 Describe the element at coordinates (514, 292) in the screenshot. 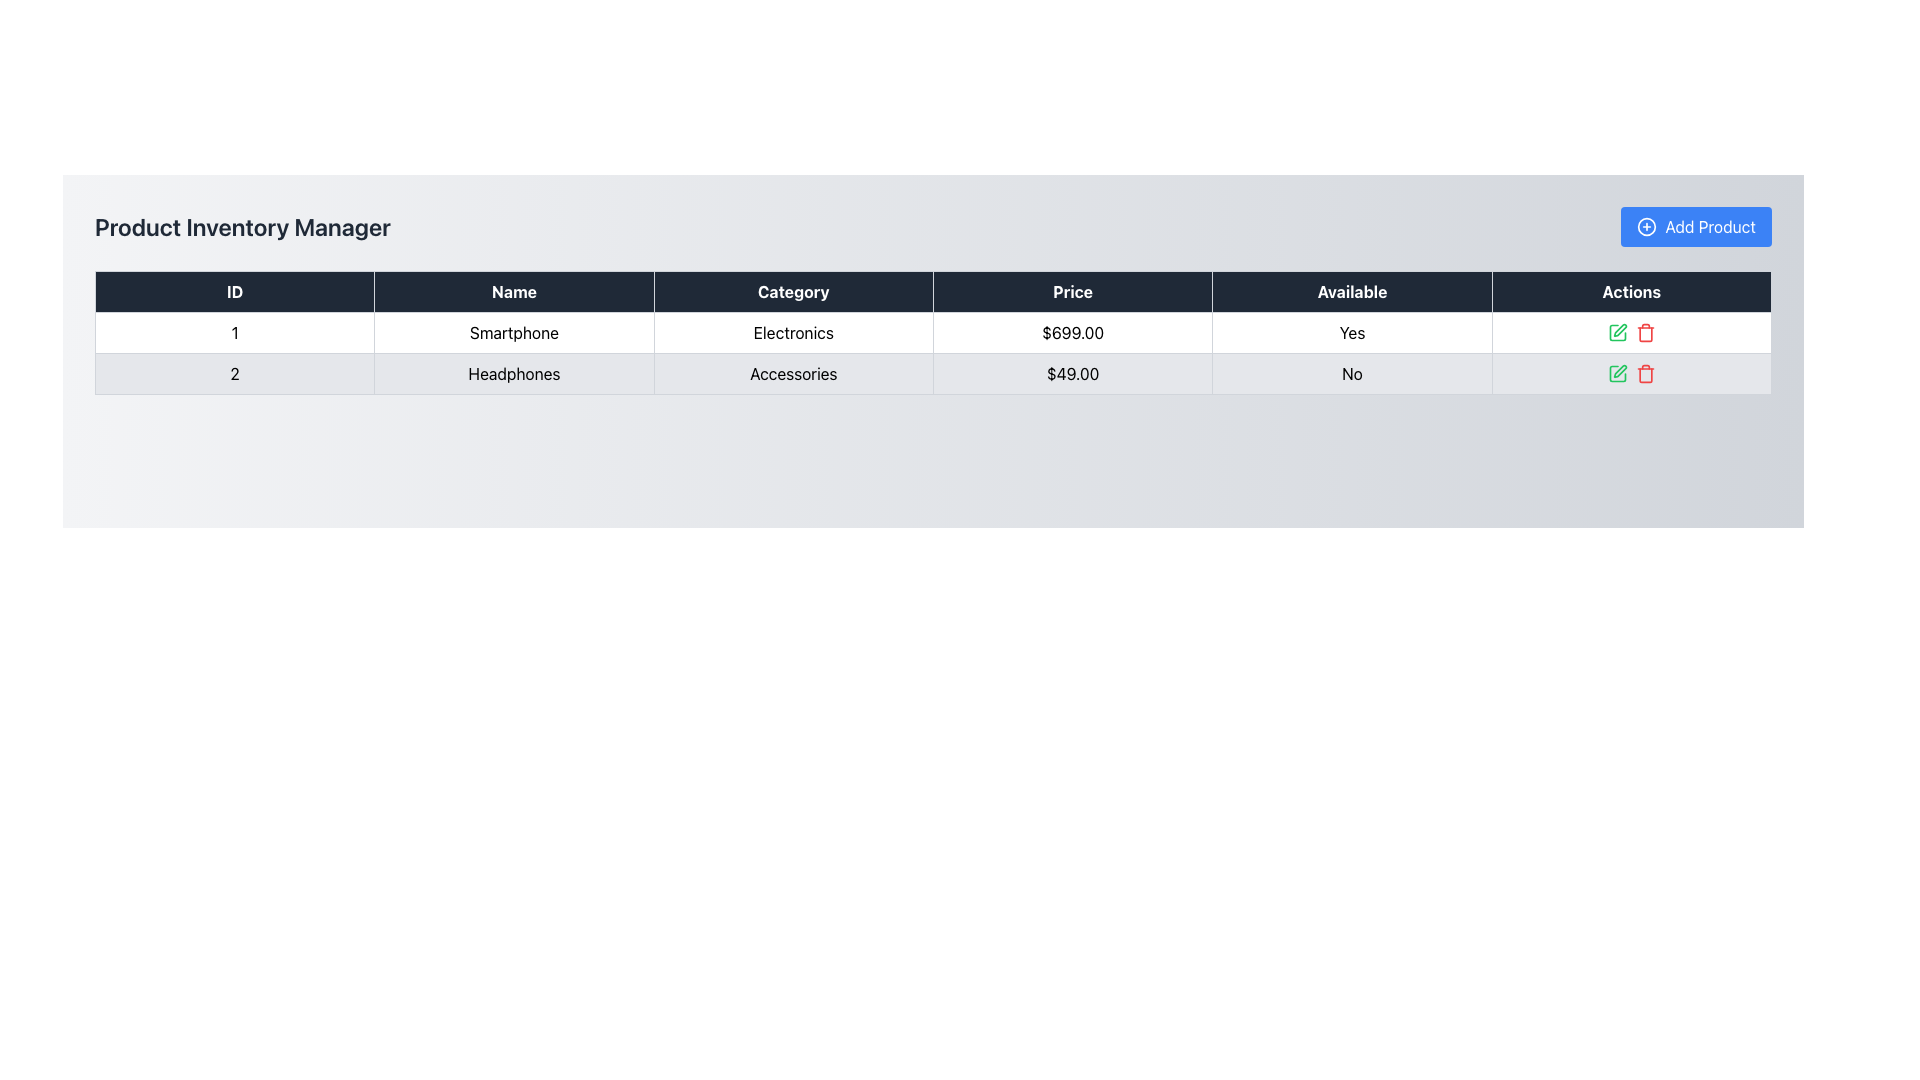

I see `the text label displaying 'Name' which is located in the second column of the header row in the table under 'Product Inventory Manager'` at that location.